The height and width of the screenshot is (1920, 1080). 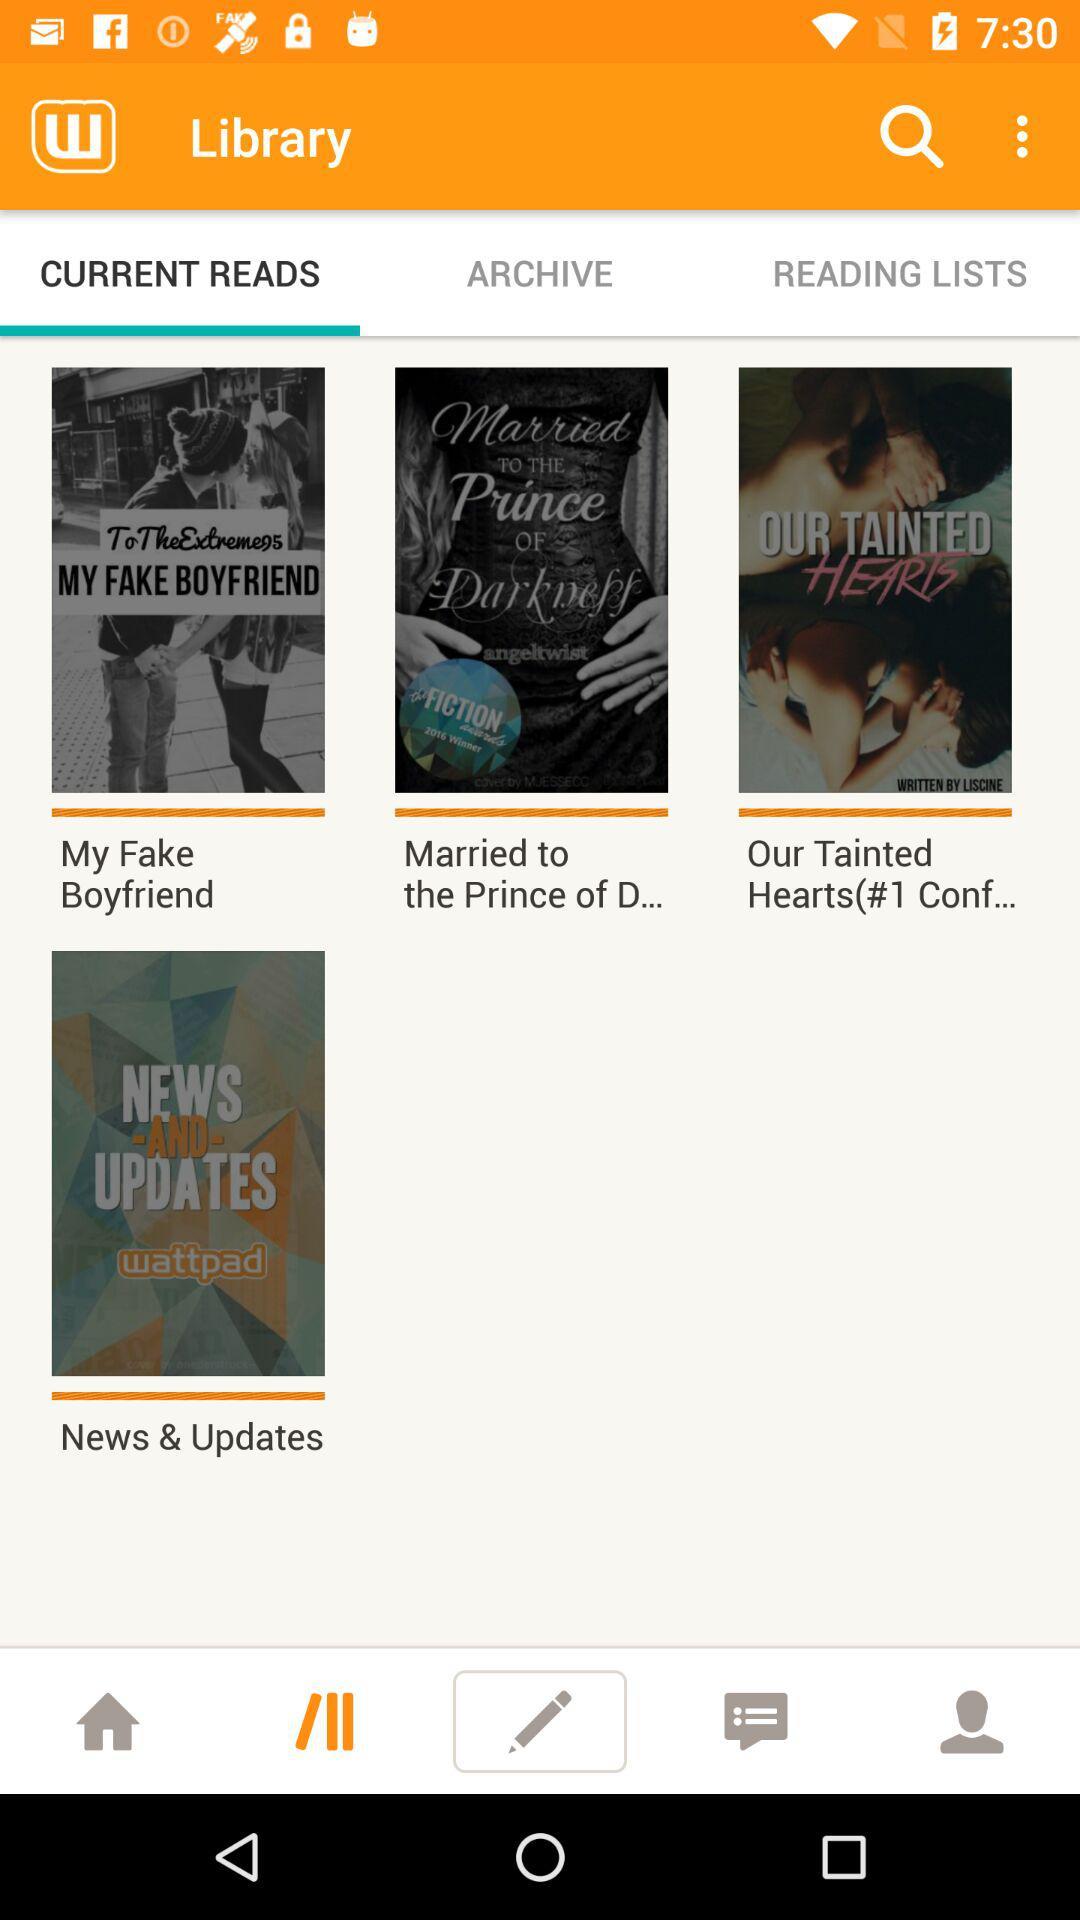 What do you see at coordinates (540, 1720) in the screenshot?
I see `the edit icon` at bounding box center [540, 1720].